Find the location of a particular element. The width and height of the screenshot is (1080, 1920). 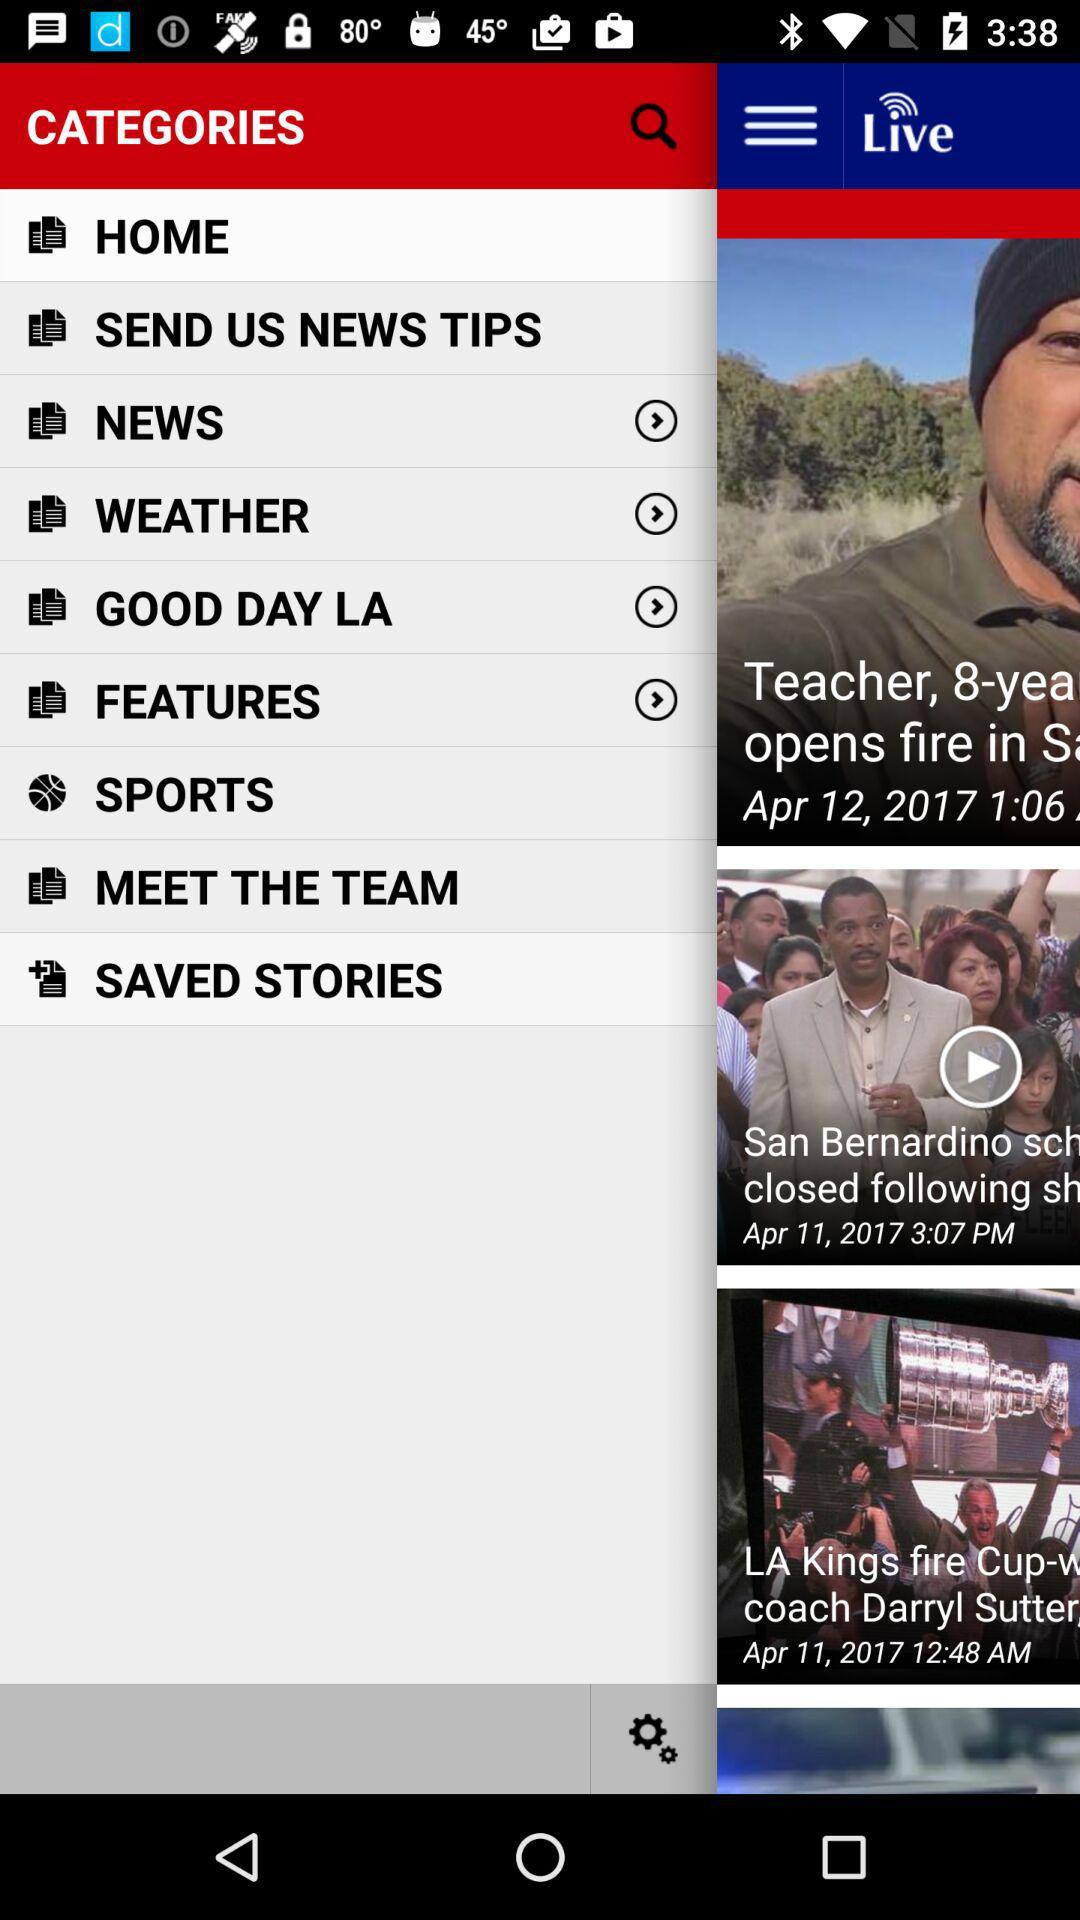

main menu is located at coordinates (778, 124).